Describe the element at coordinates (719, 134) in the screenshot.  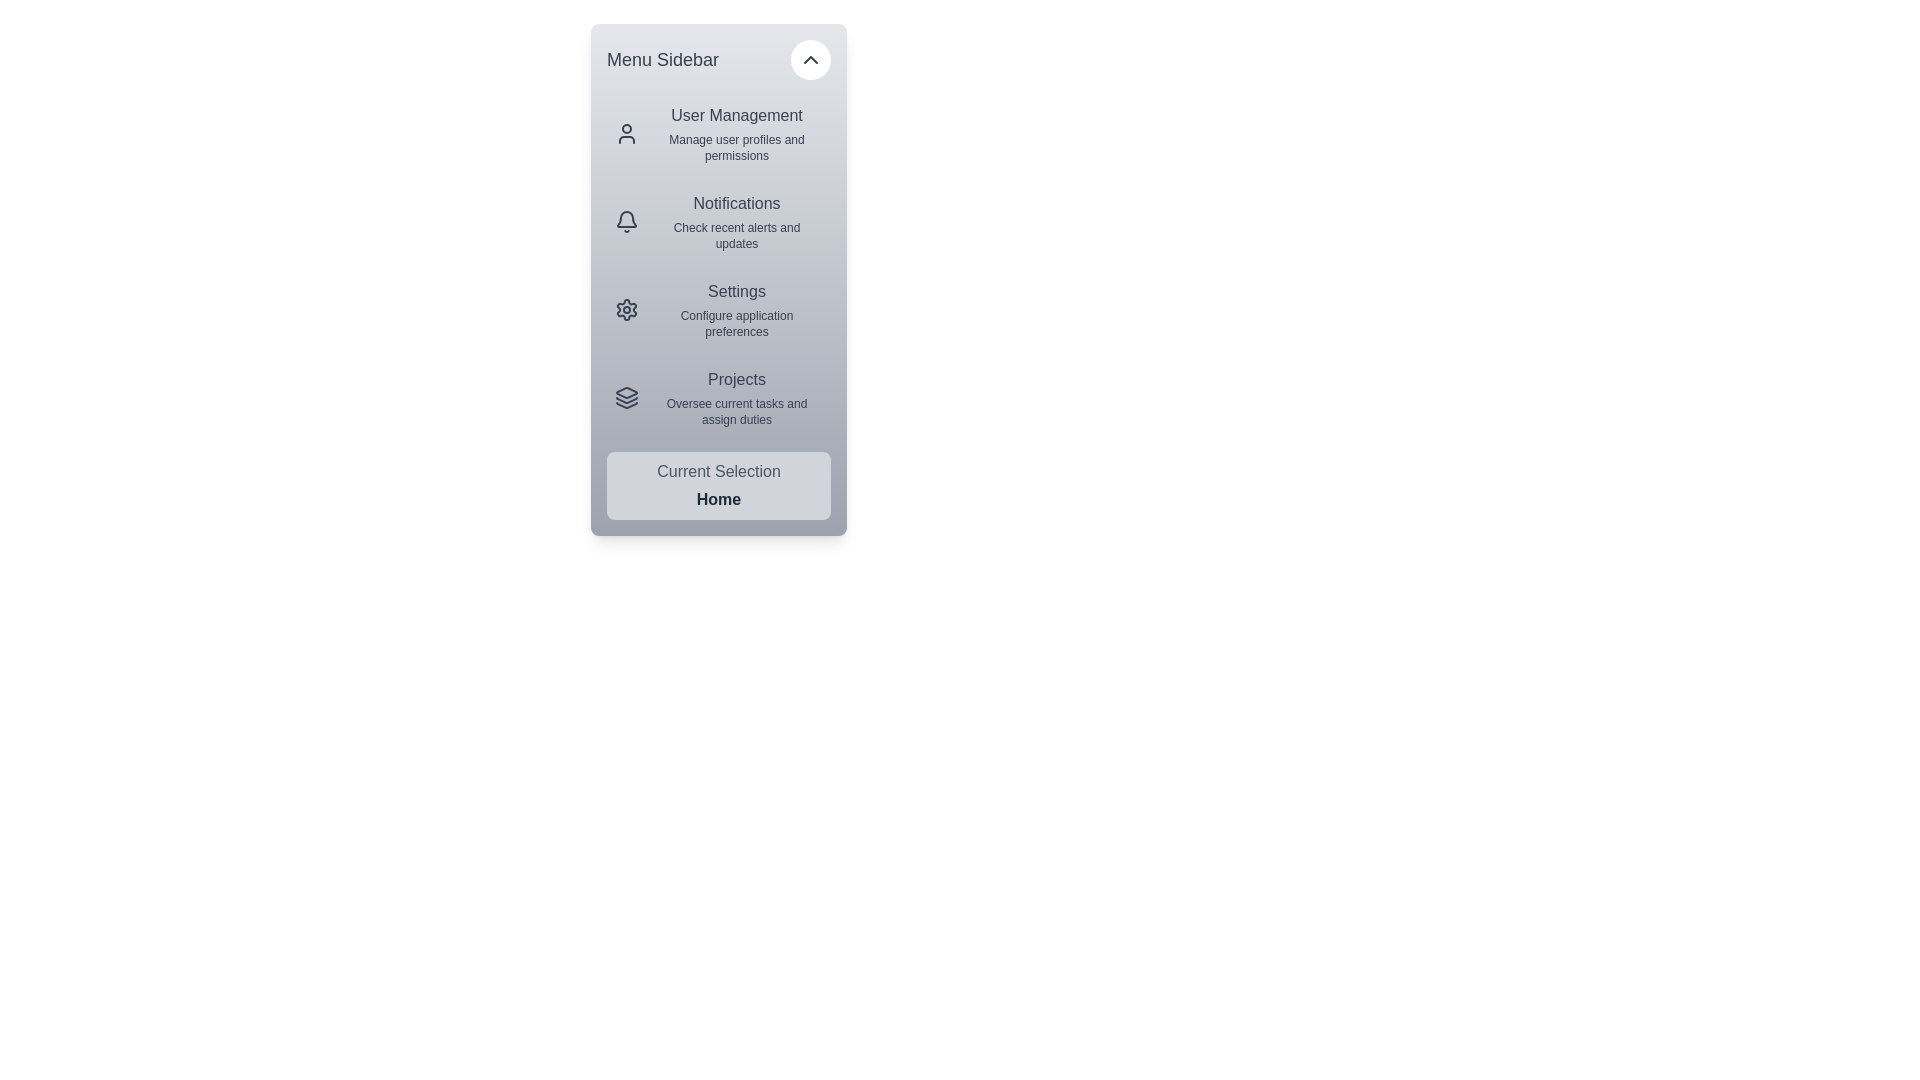
I see `the 'User Management' button in the sidebar menu` at that location.